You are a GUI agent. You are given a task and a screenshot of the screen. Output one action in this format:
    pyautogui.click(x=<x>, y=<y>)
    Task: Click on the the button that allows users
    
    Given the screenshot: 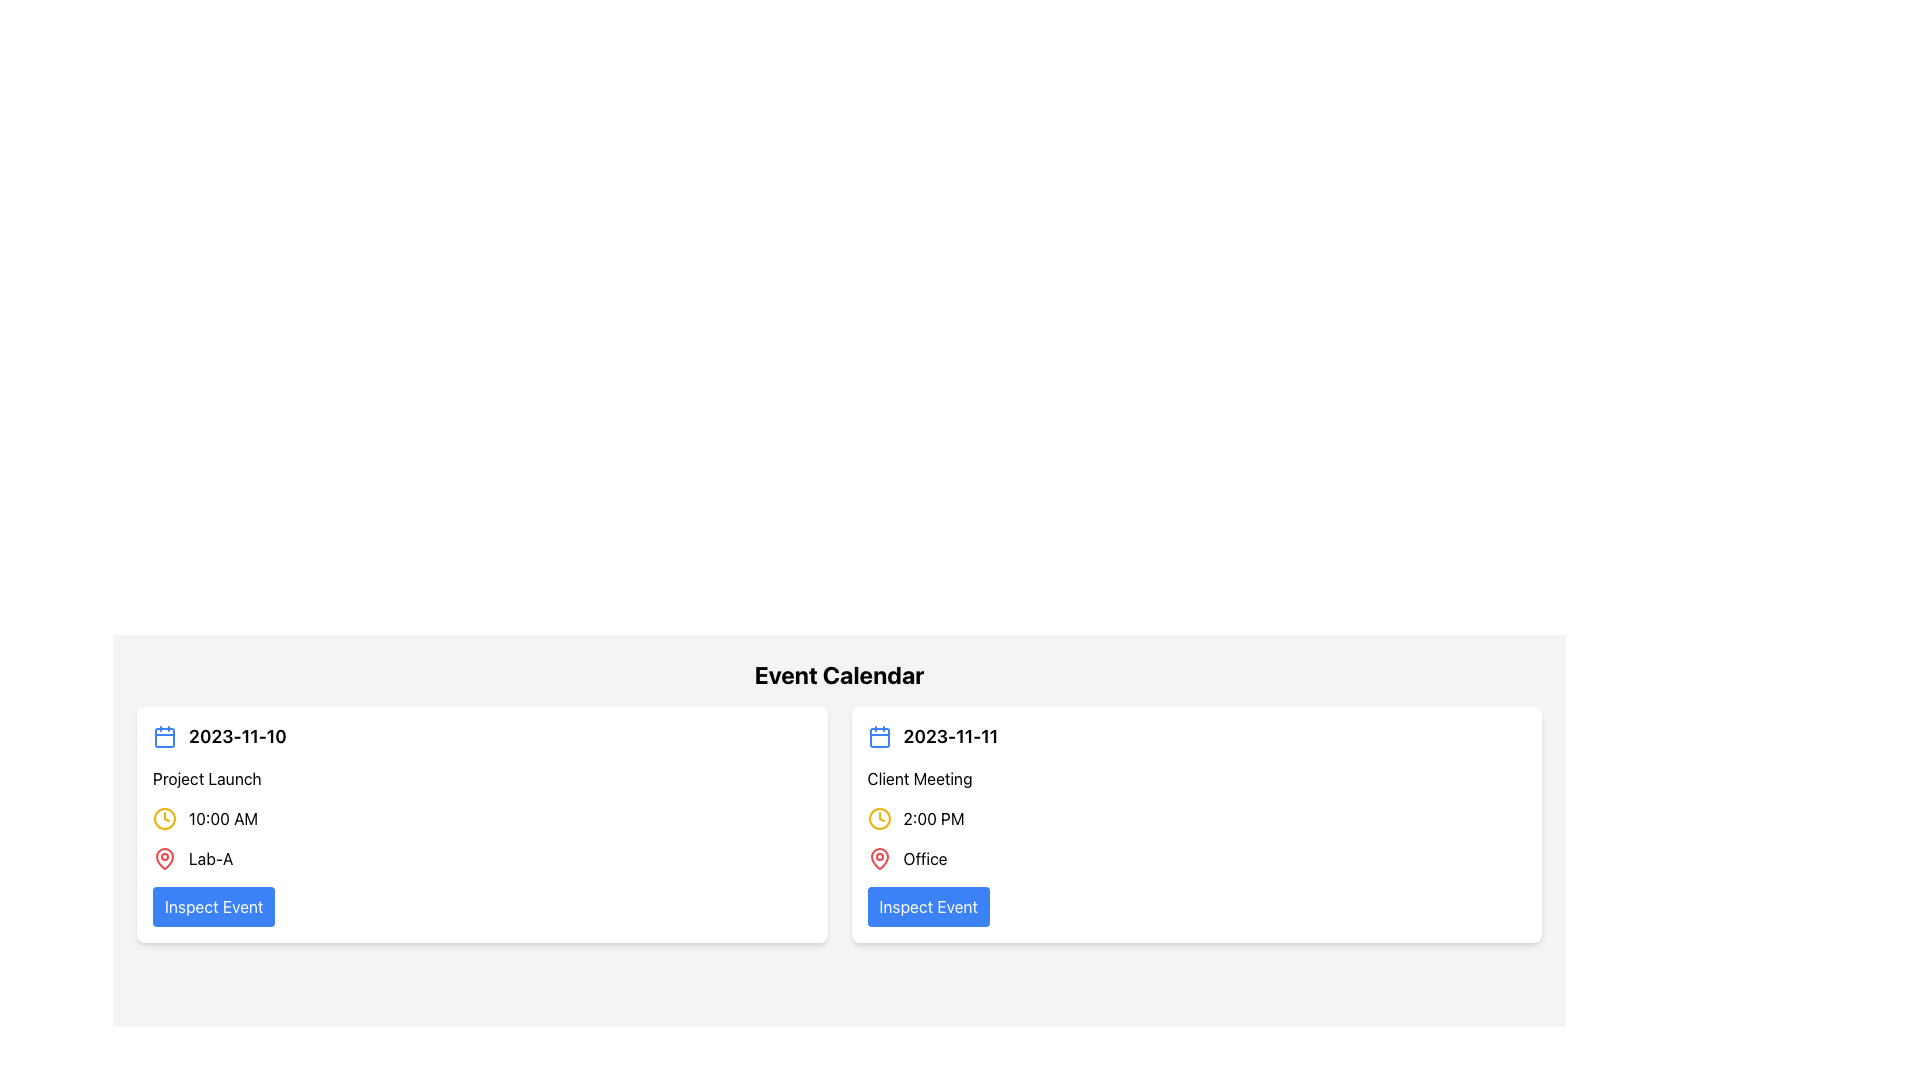 What is the action you would take?
    pyautogui.click(x=927, y=906)
    